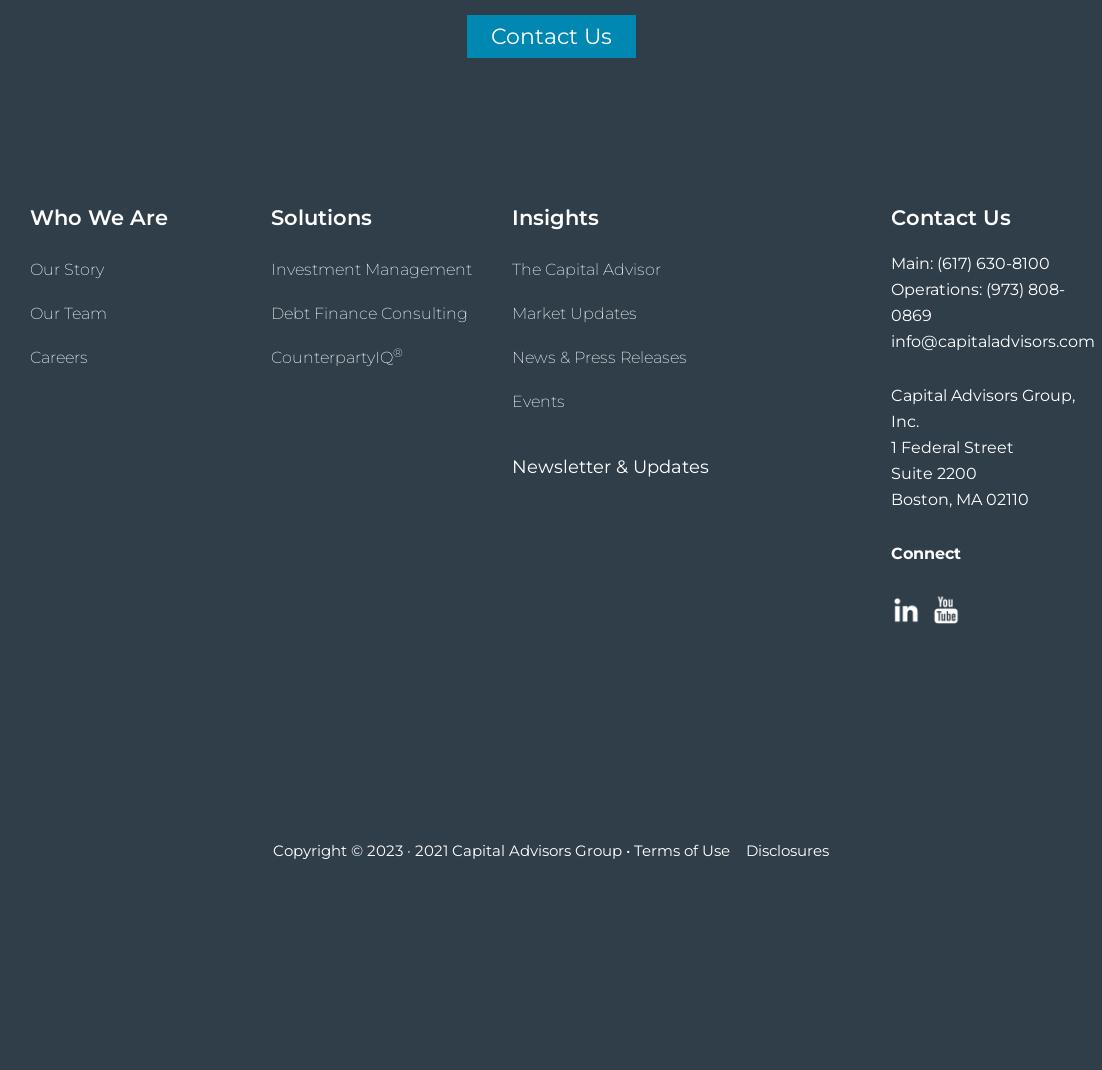 The height and width of the screenshot is (1070, 1102). I want to click on 'Solutions', so click(321, 216).